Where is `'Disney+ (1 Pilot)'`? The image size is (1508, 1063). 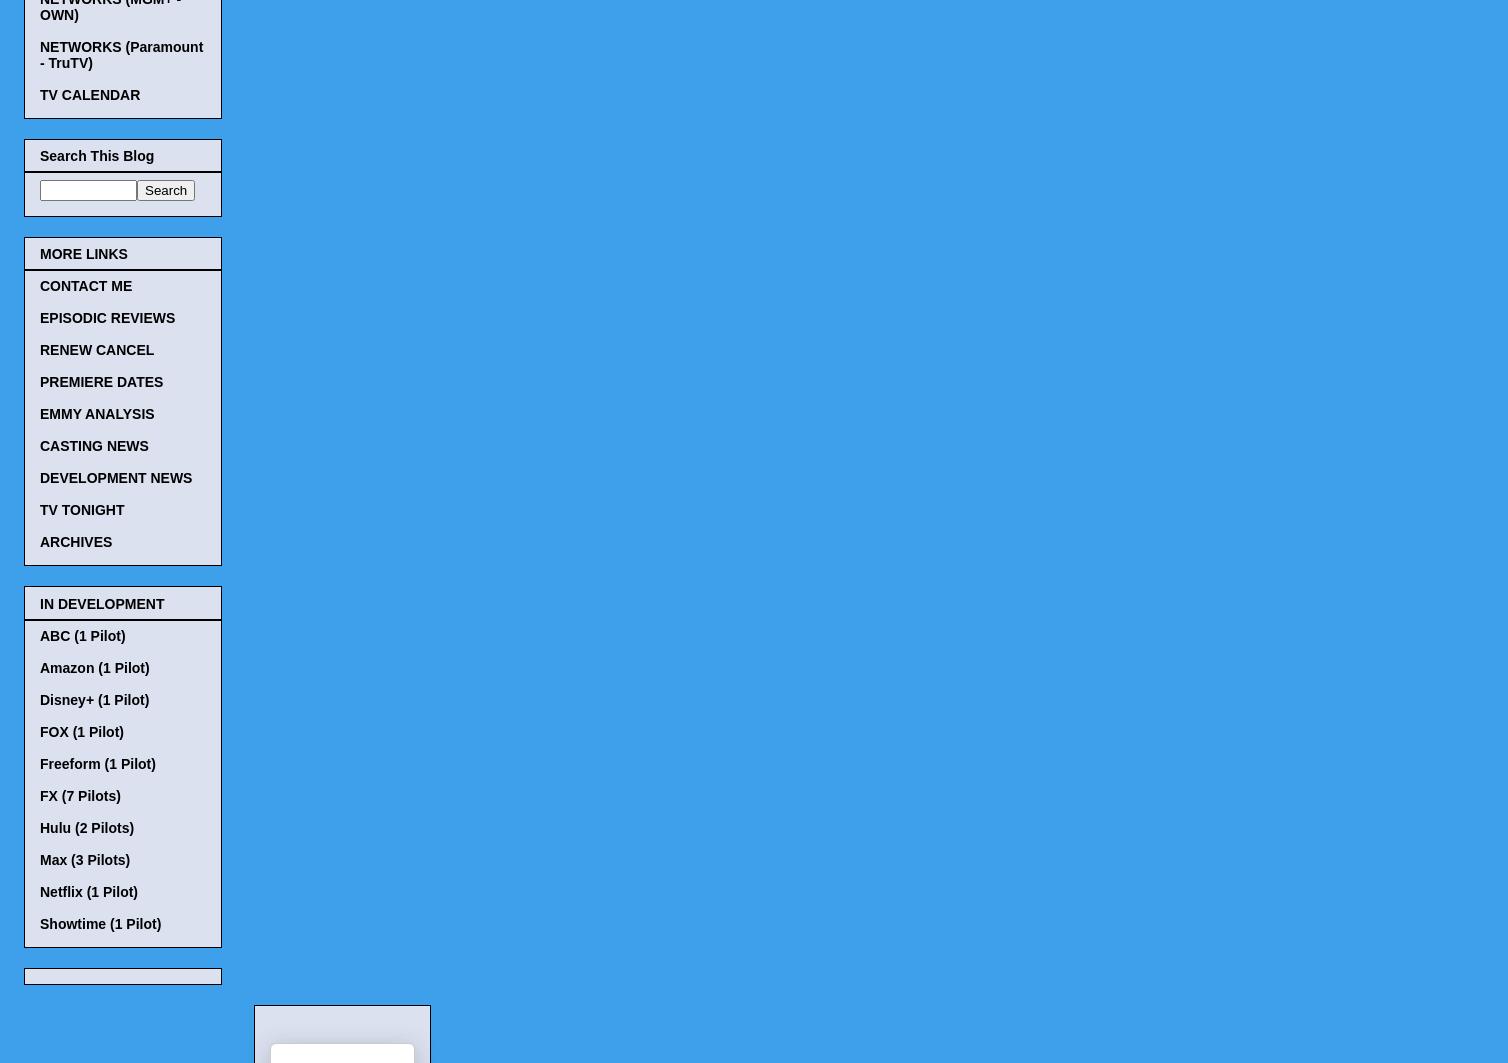 'Disney+ (1 Pilot)' is located at coordinates (94, 698).